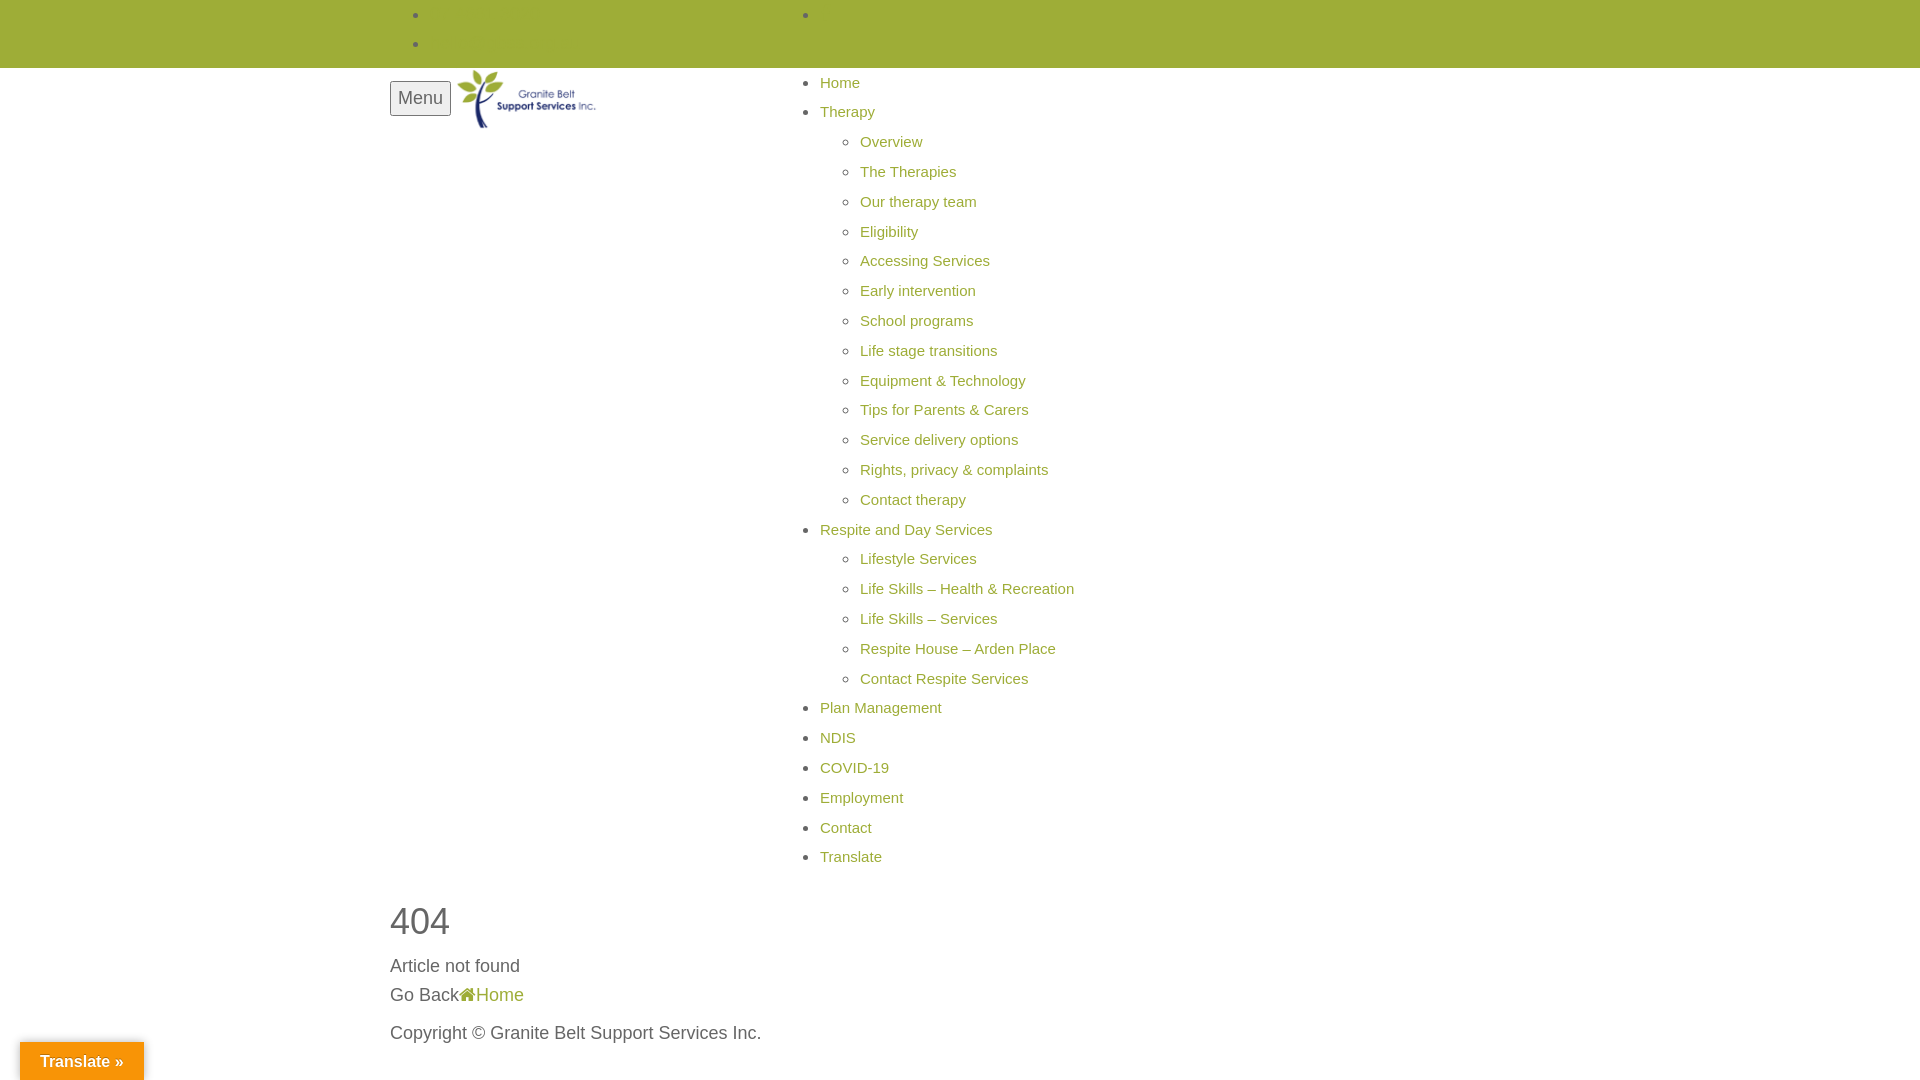  I want to click on 'Service delivery options', so click(938, 438).